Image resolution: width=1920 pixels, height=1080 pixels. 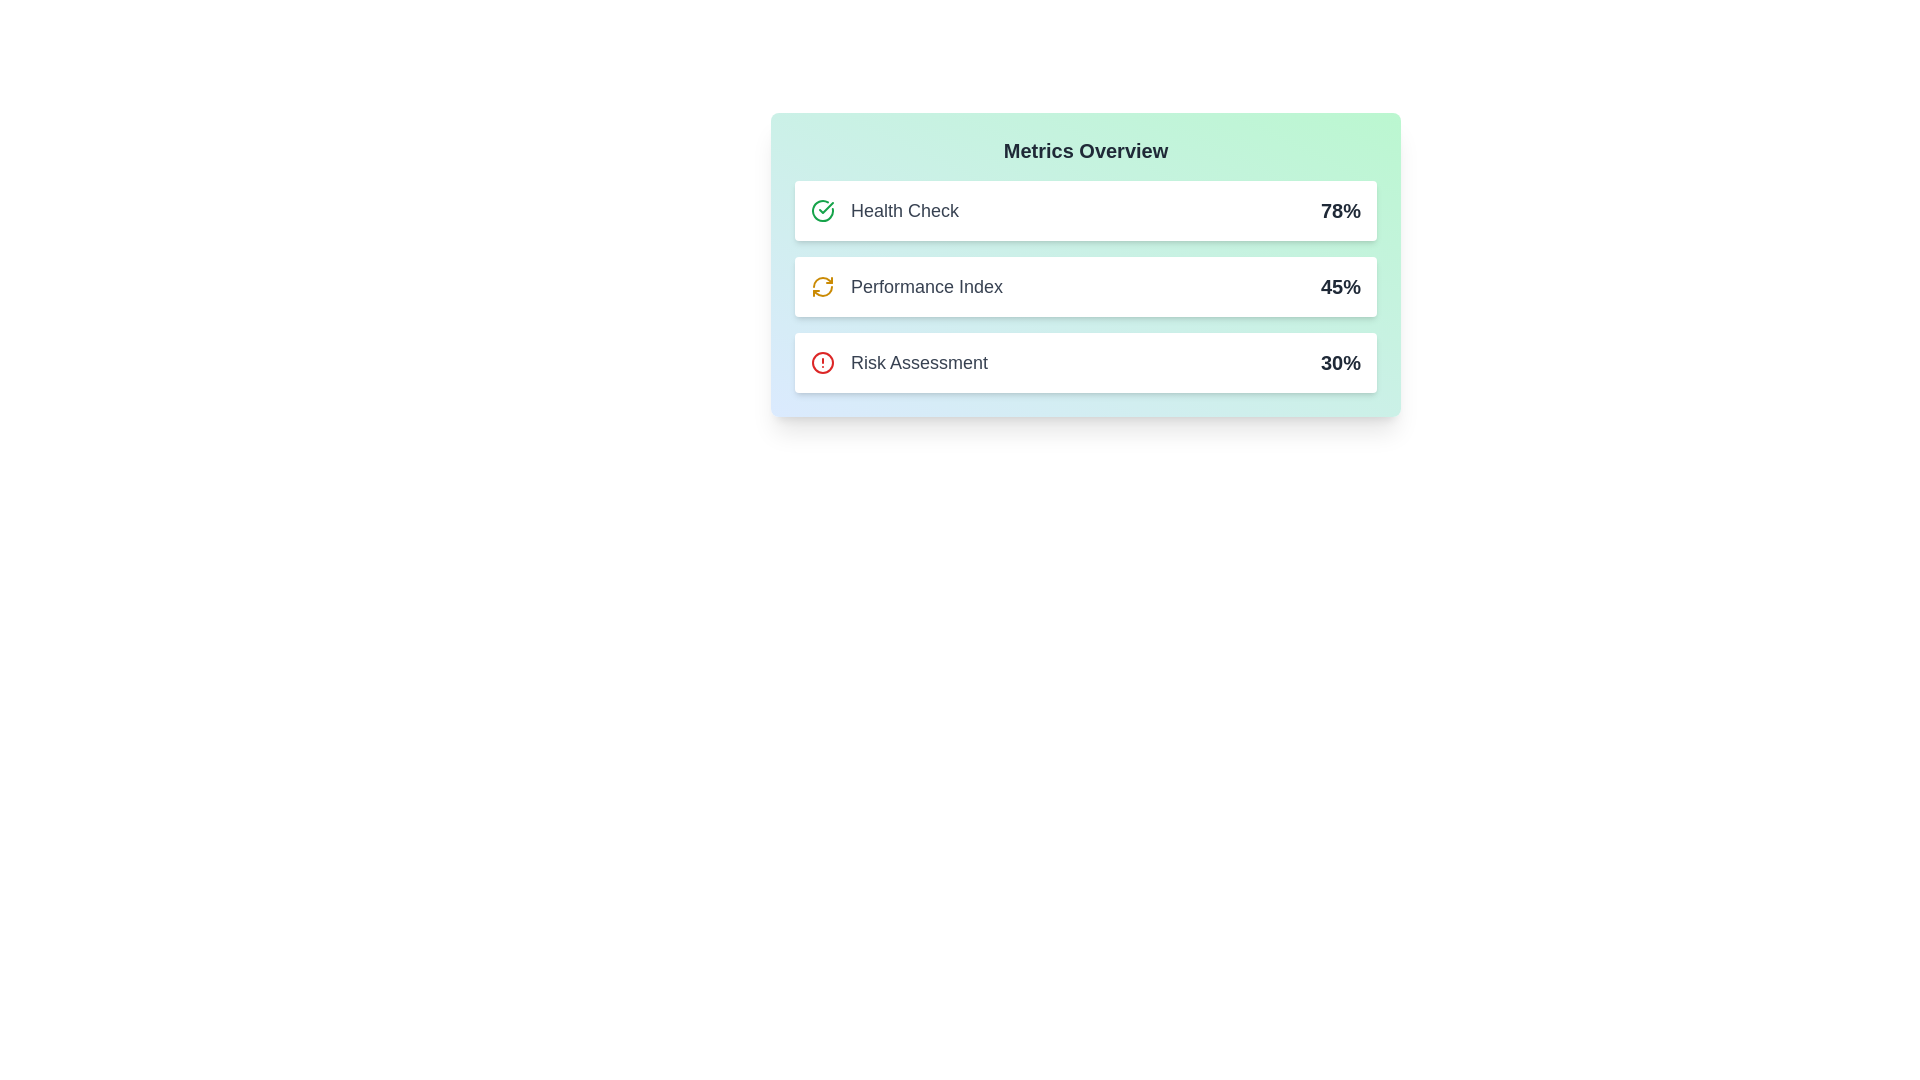 I want to click on the outer arc of the green-colored circular icon that symbolizes status or completion, located beside the 'Health Check' label in the interface, so click(x=822, y=211).